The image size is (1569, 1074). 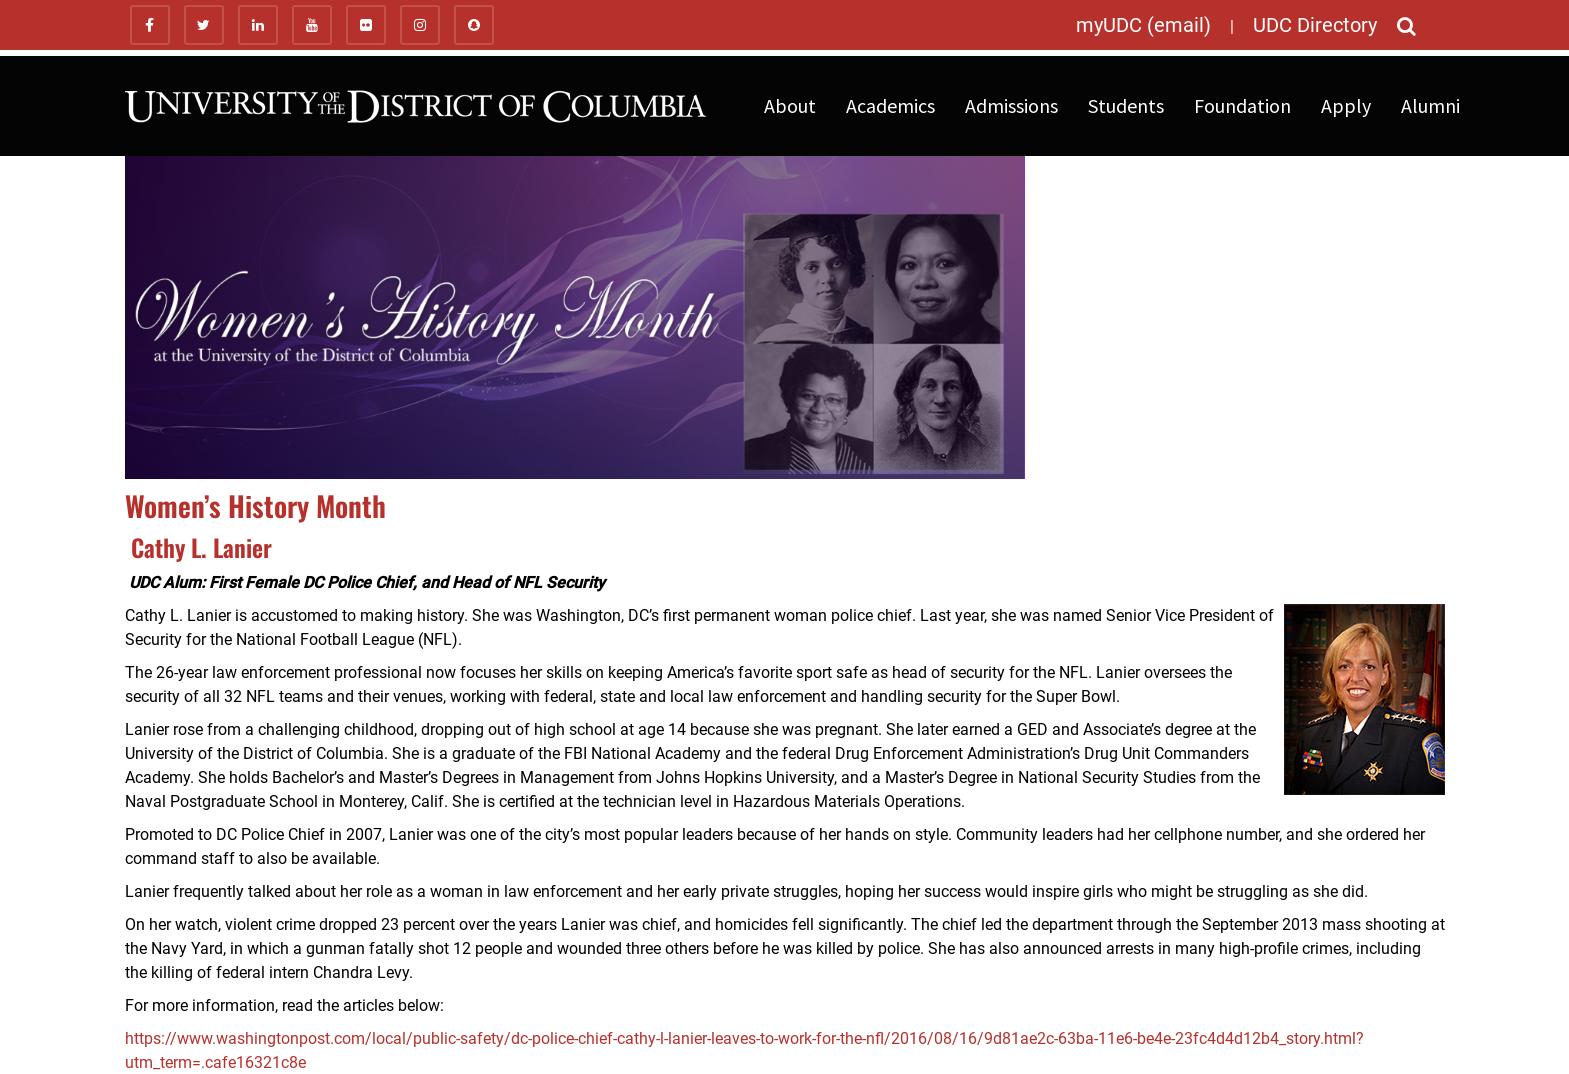 I want to click on 'Lanier frequently talked about her role as a woman in law enforcement and her early private struggles, hoping her success would inspire girls who might be struggling as she did.', so click(x=744, y=890).